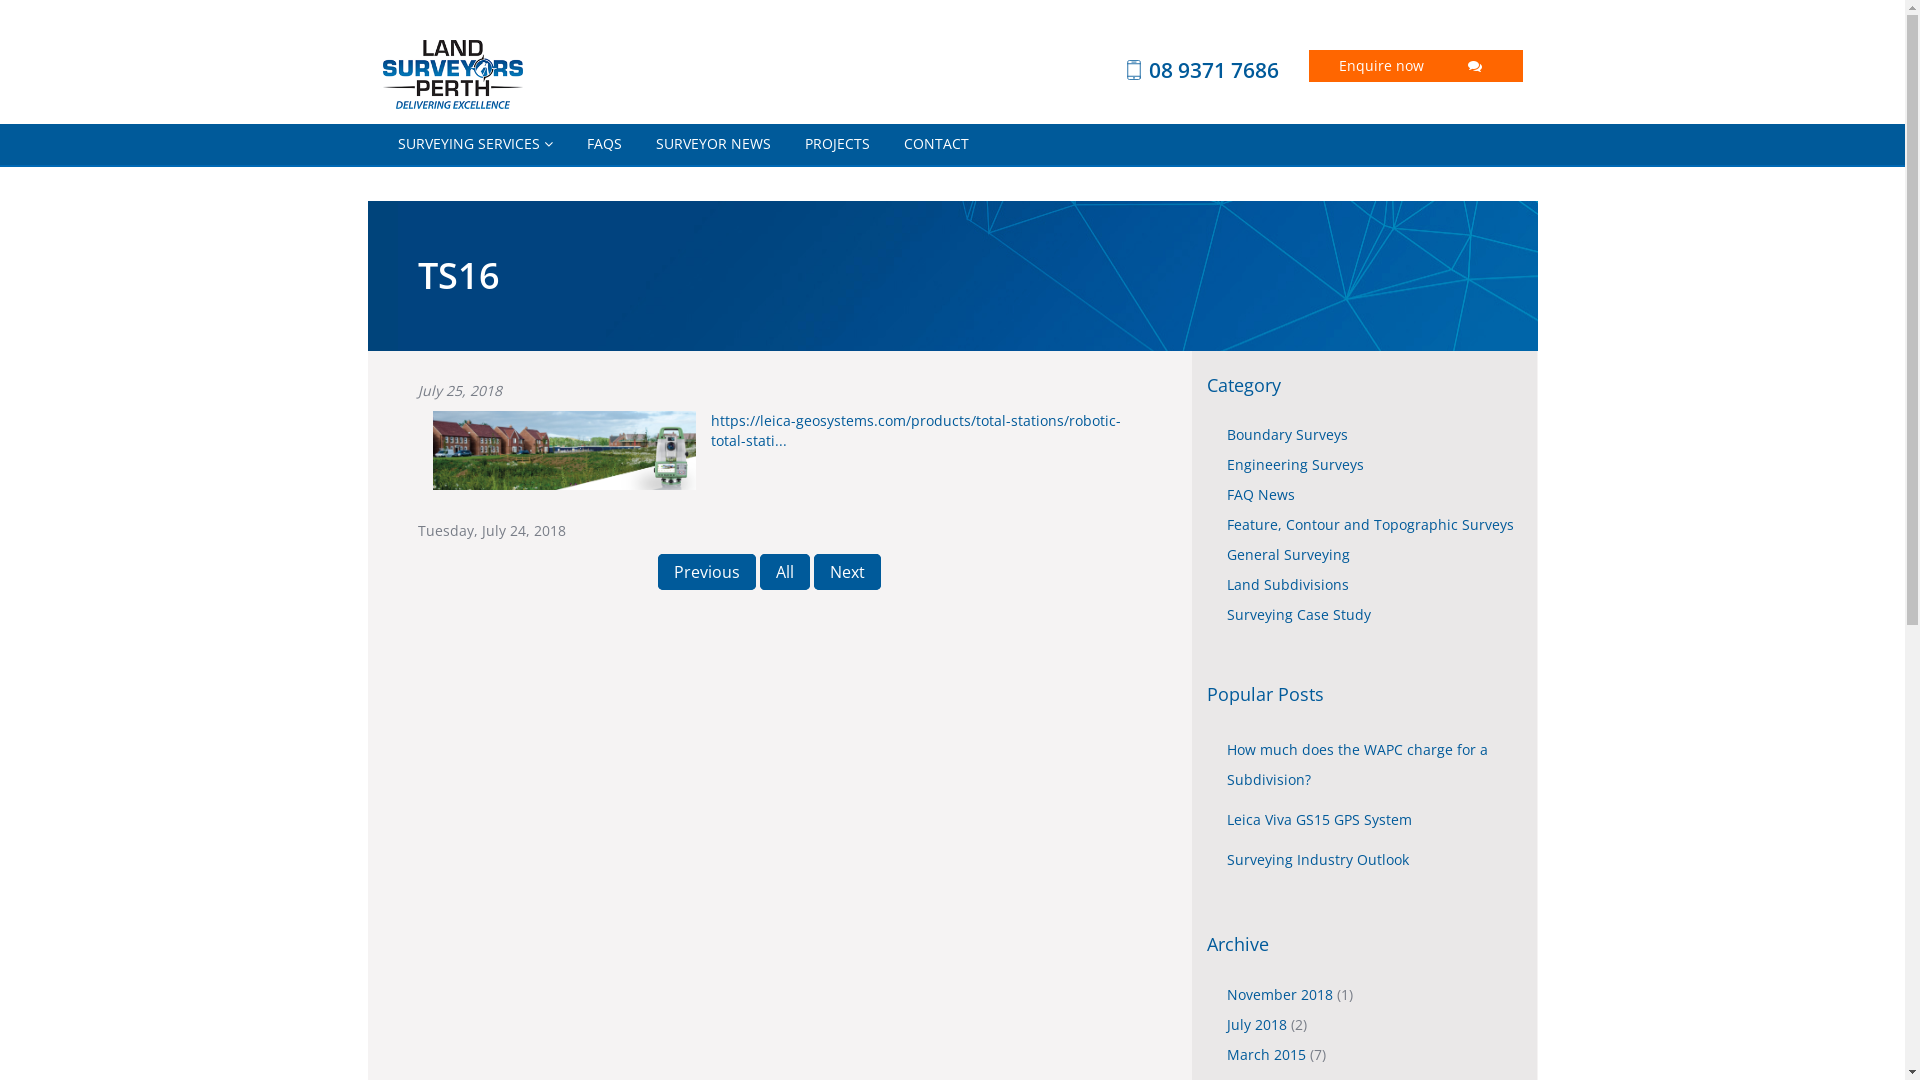 This screenshot has height=1080, width=1920. I want to click on 'SURVEYOR NEWS', so click(712, 142).